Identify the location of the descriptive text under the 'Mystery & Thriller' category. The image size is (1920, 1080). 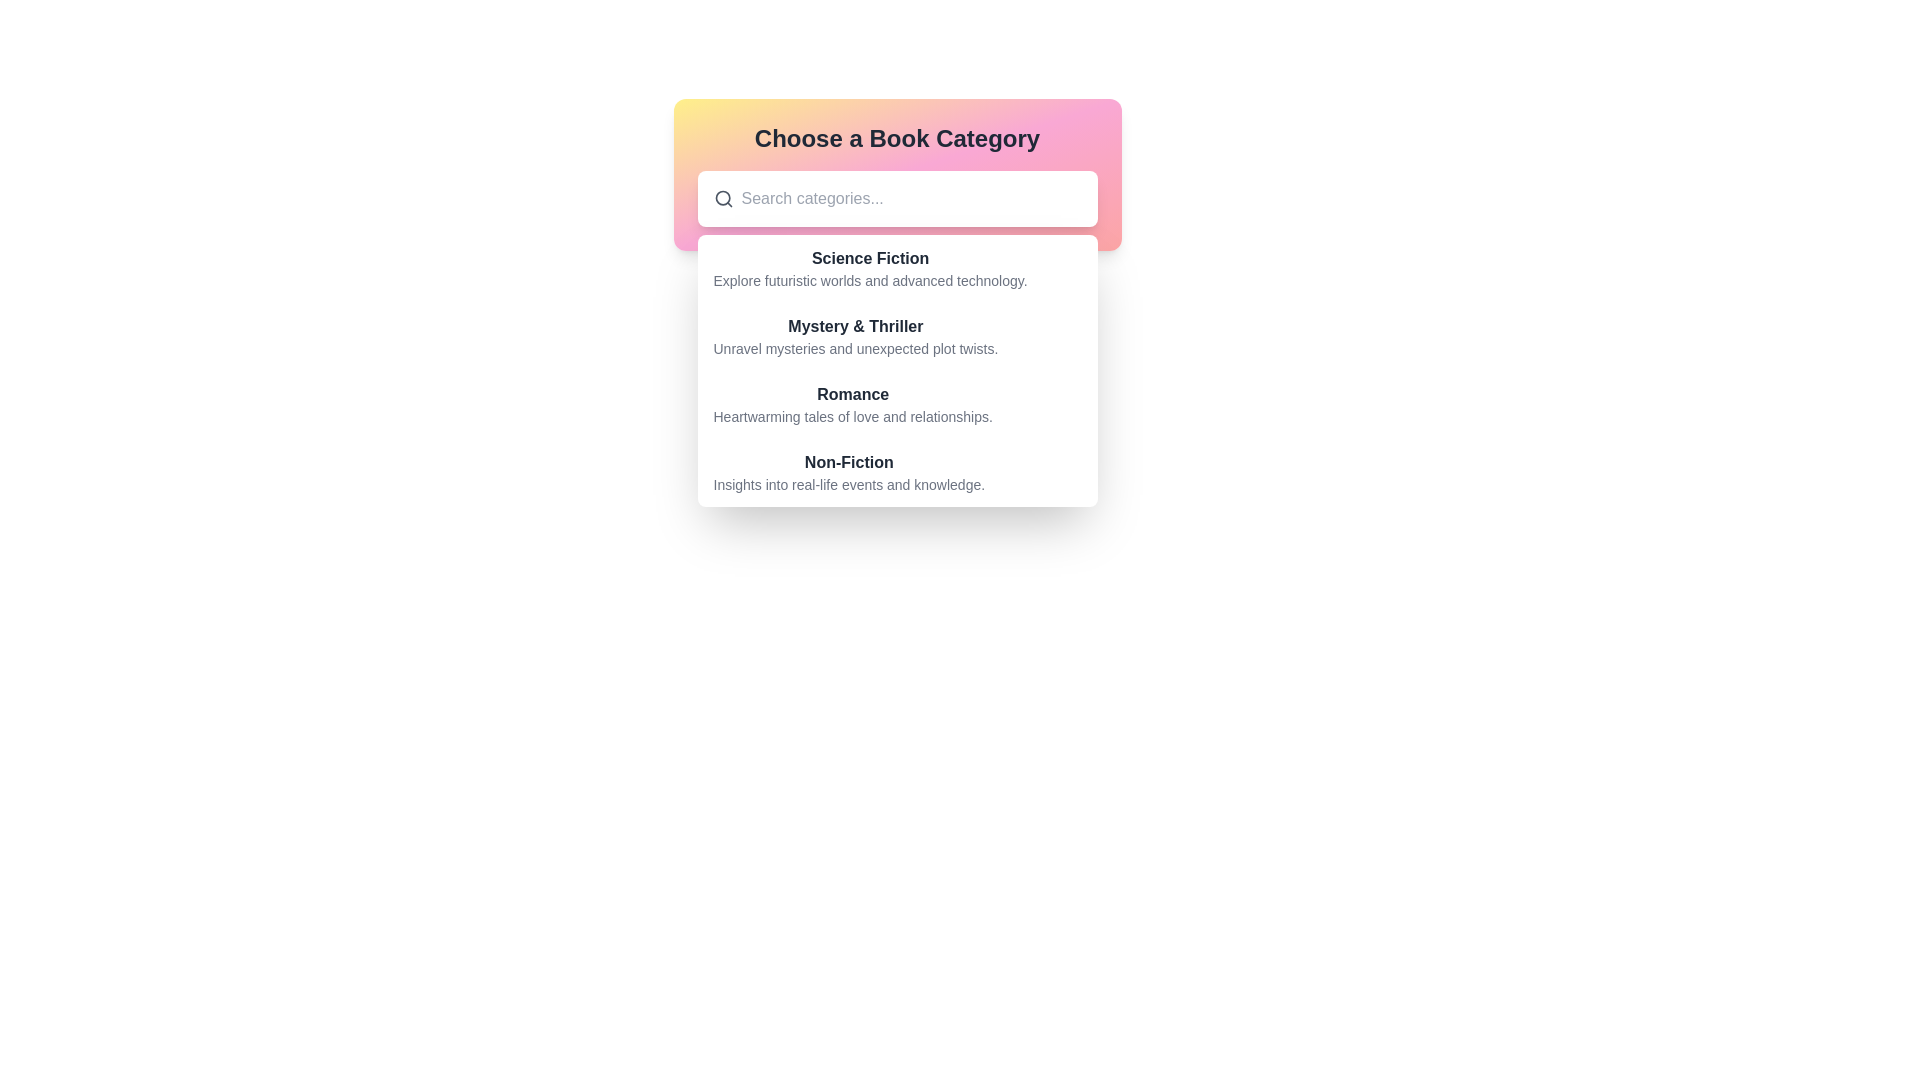
(855, 347).